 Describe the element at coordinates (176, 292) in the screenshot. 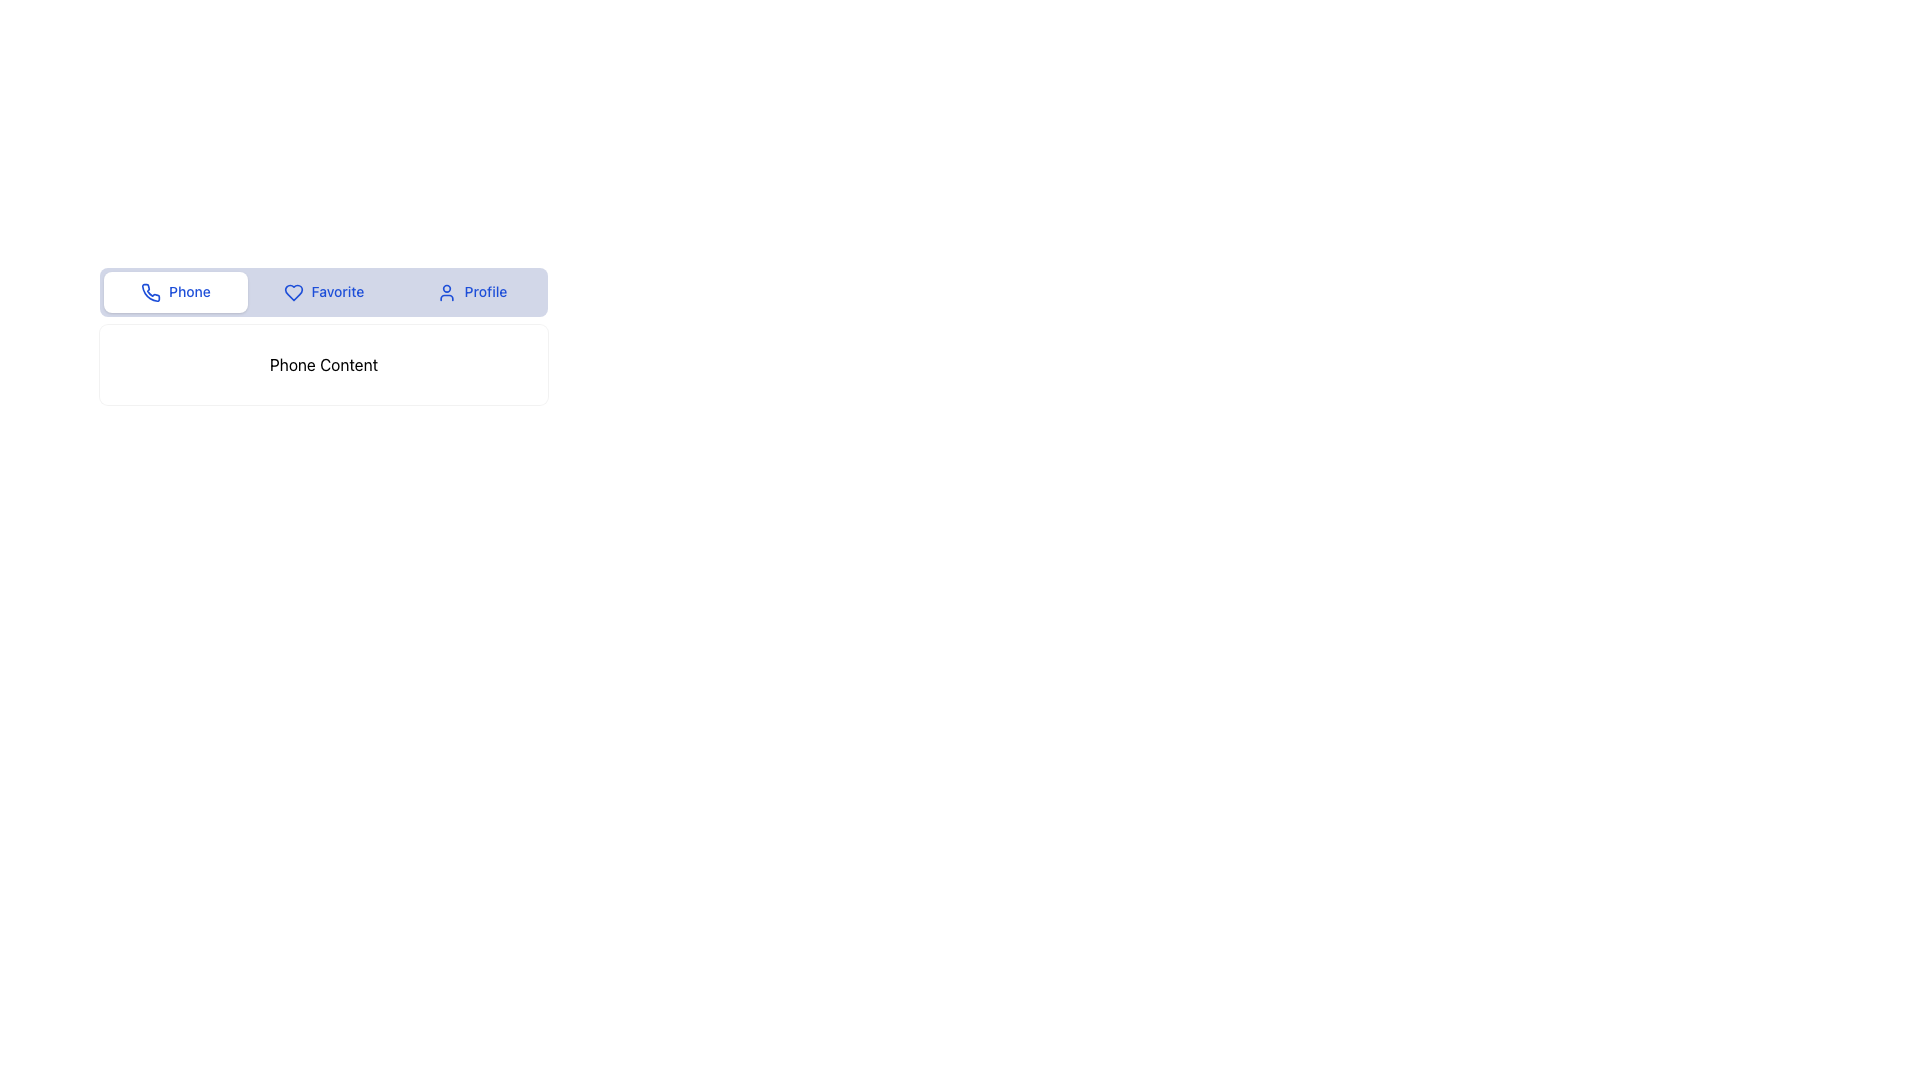

I see `the 'Phone' tab button, which is the leftmost tab in a horizontal list of three tabs, featuring a blue phone icon and the text 'Phone' in blue` at that location.